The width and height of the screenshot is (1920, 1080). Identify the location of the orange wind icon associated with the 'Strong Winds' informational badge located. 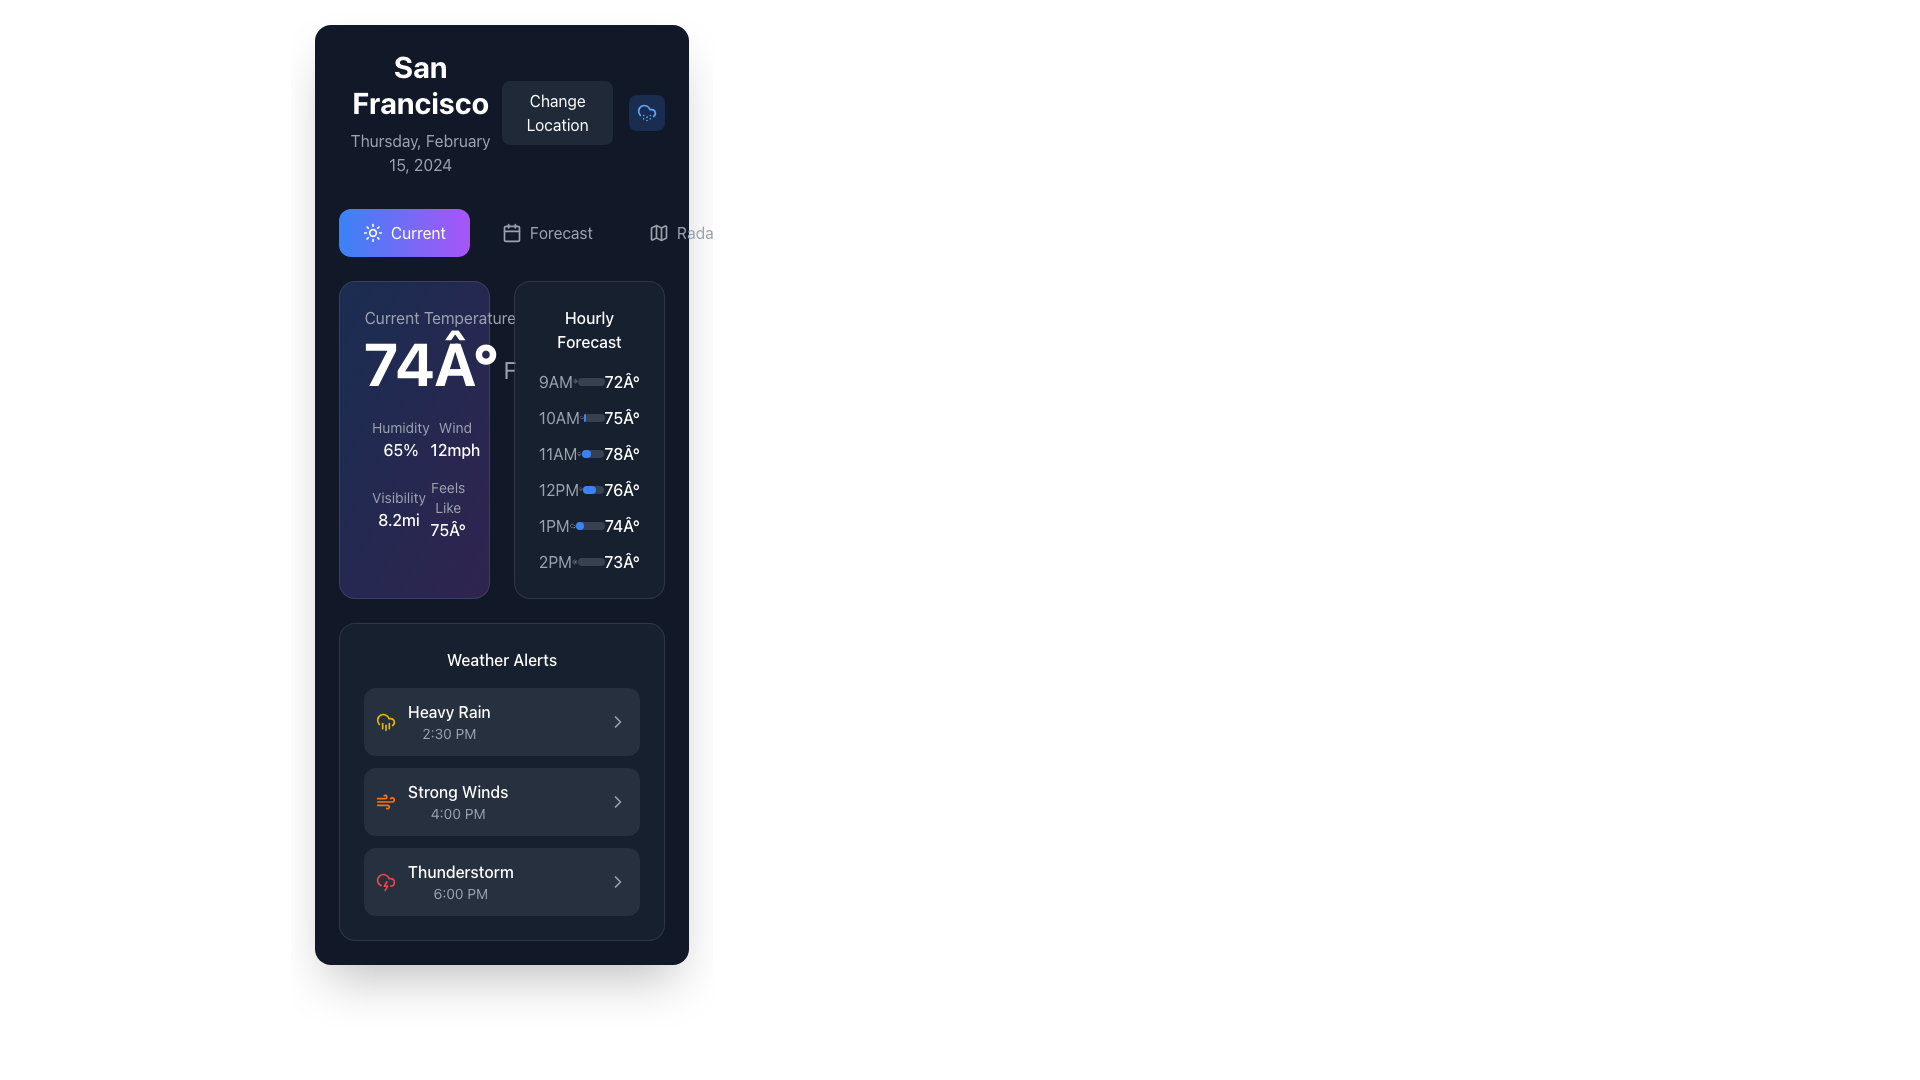
(441, 801).